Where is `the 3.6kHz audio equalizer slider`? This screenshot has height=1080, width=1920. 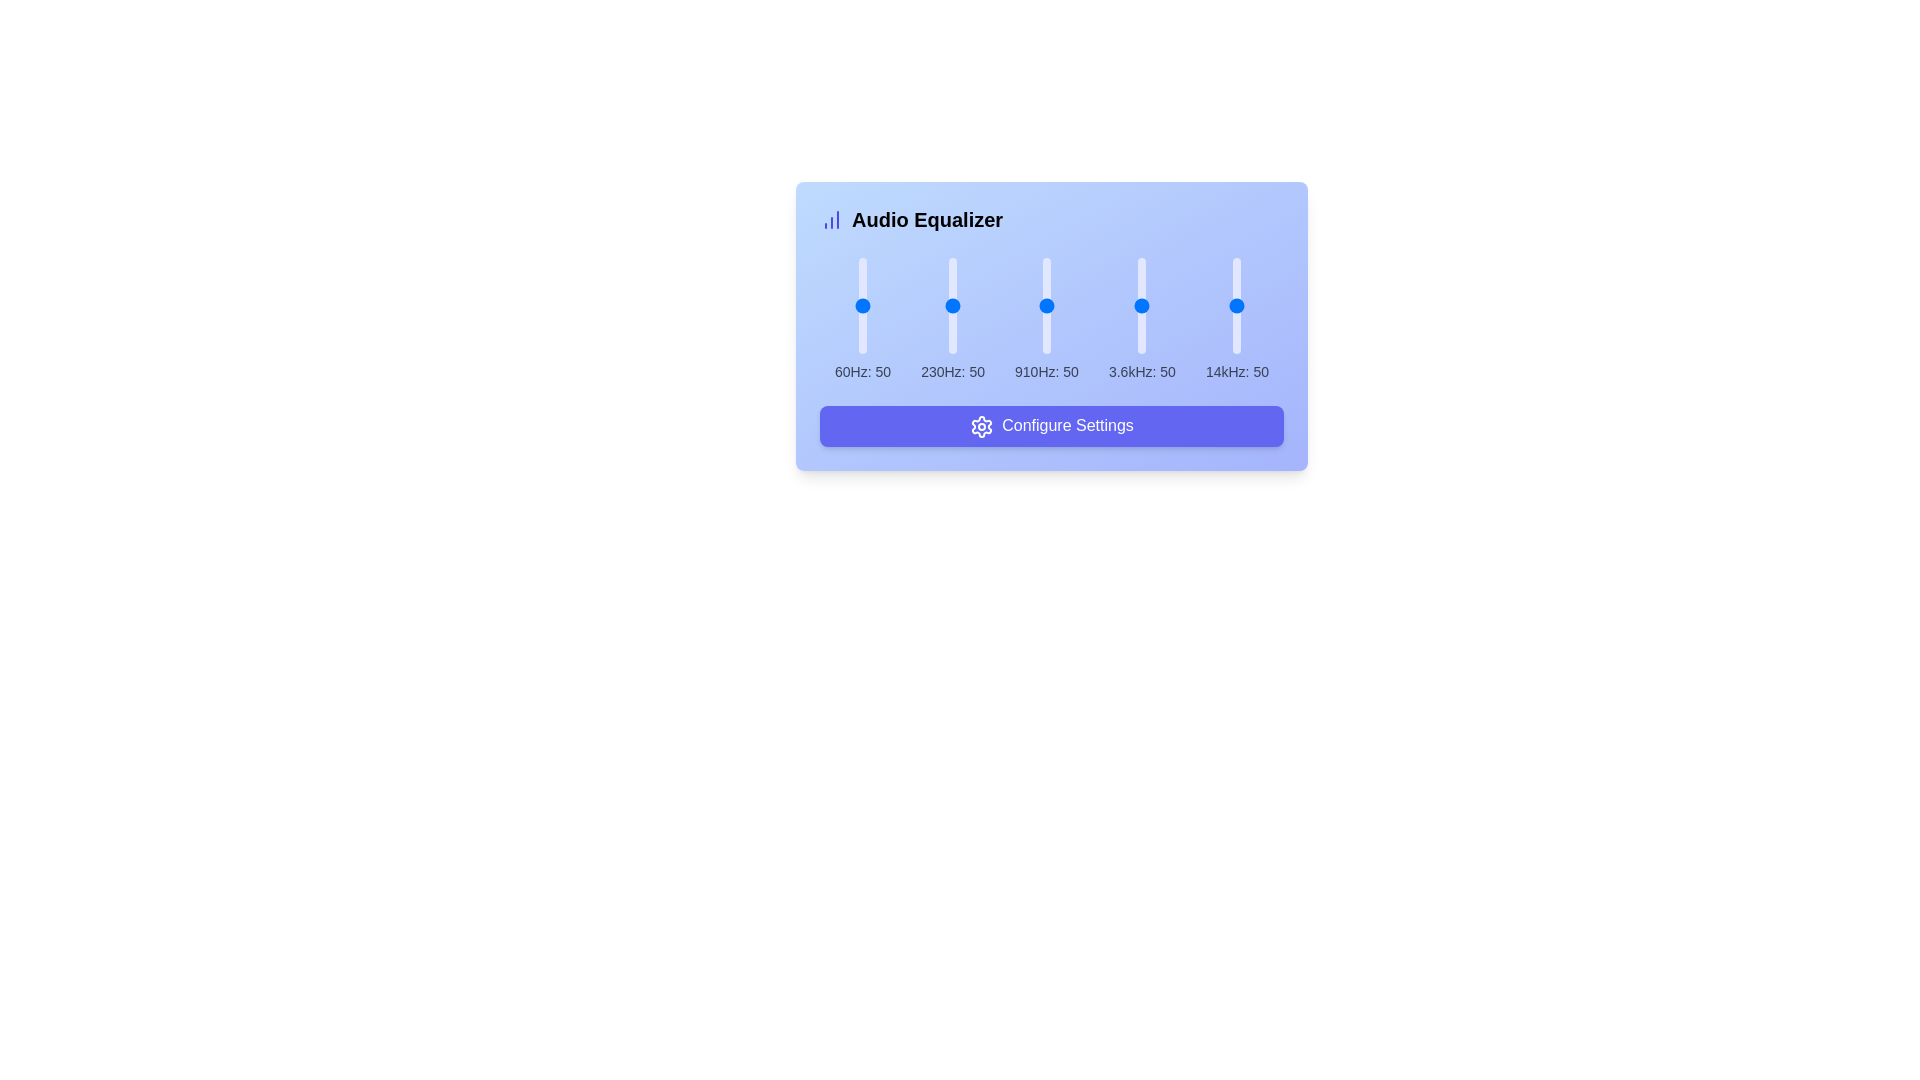
the 3.6kHz audio equalizer slider is located at coordinates (1142, 334).